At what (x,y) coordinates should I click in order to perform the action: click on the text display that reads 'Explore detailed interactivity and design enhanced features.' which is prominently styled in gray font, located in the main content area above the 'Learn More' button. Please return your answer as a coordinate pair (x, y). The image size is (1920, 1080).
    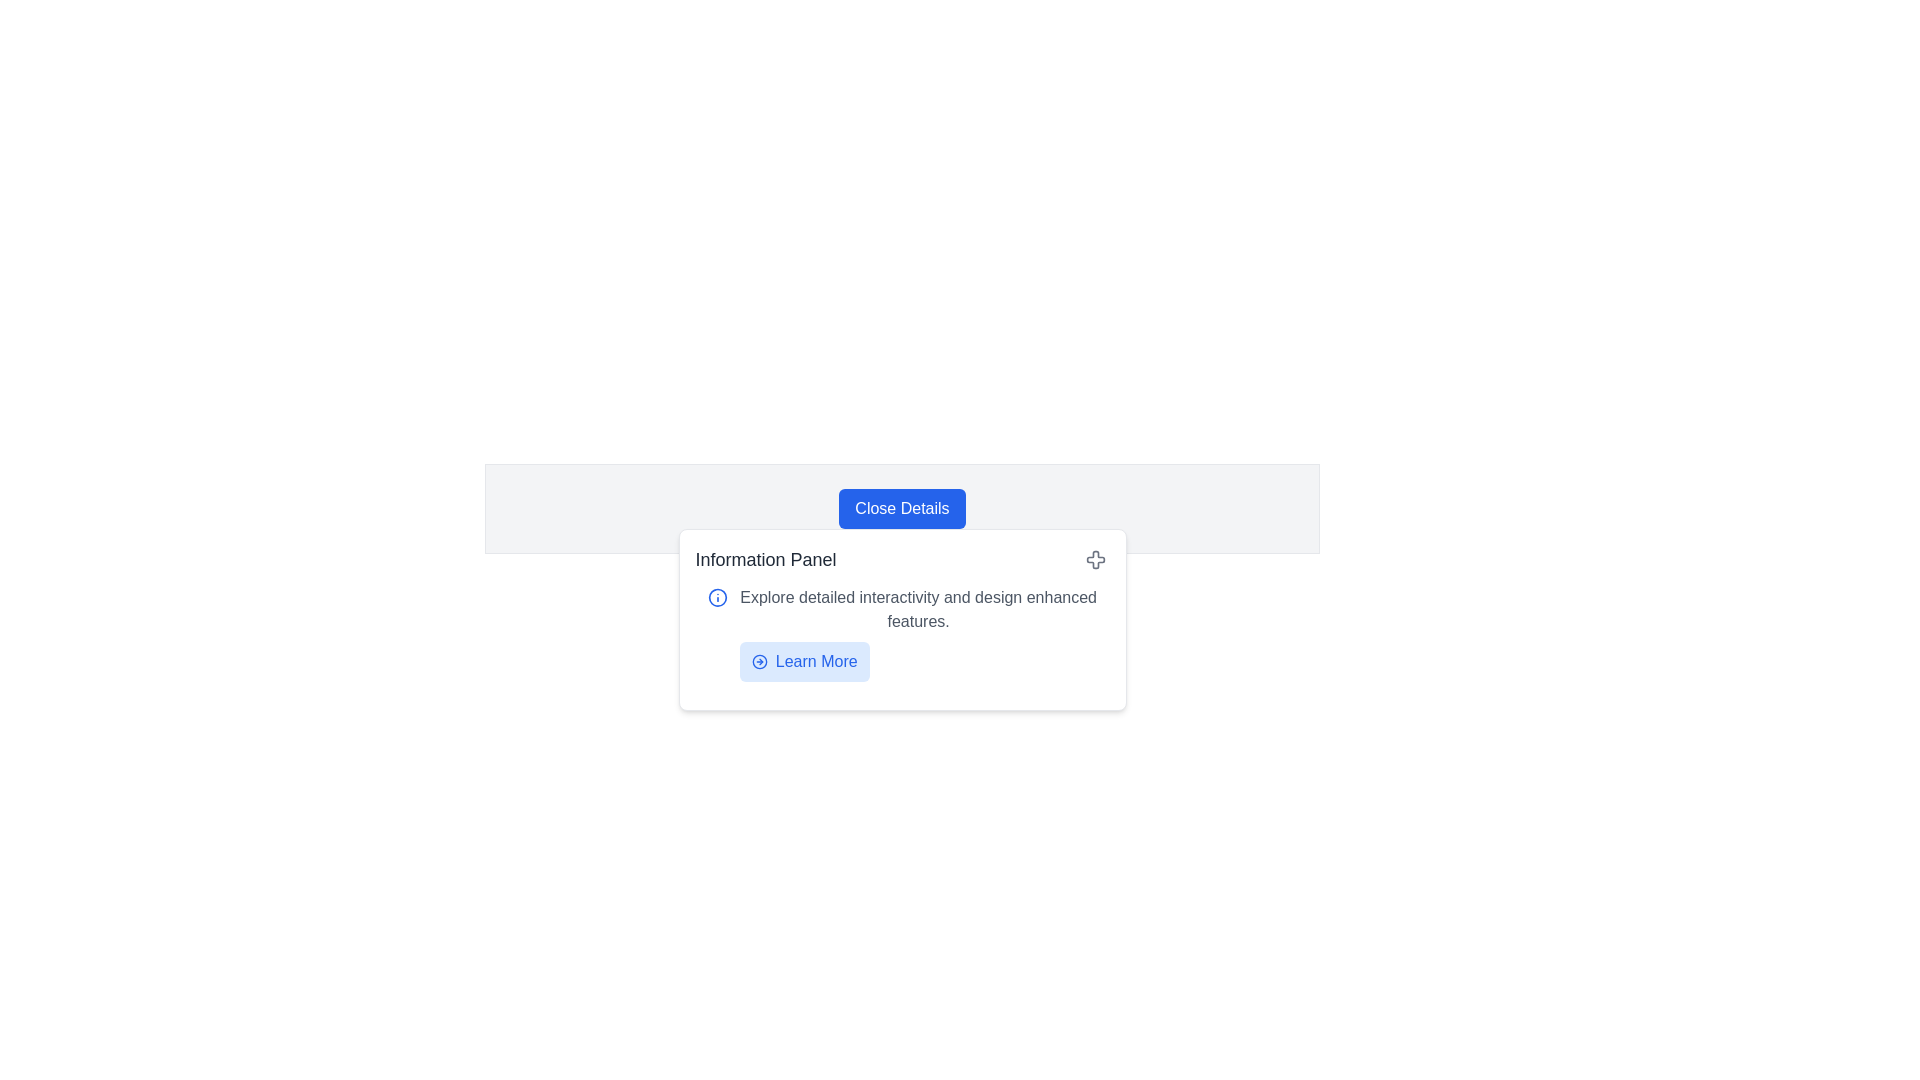
    Looking at the image, I should click on (917, 608).